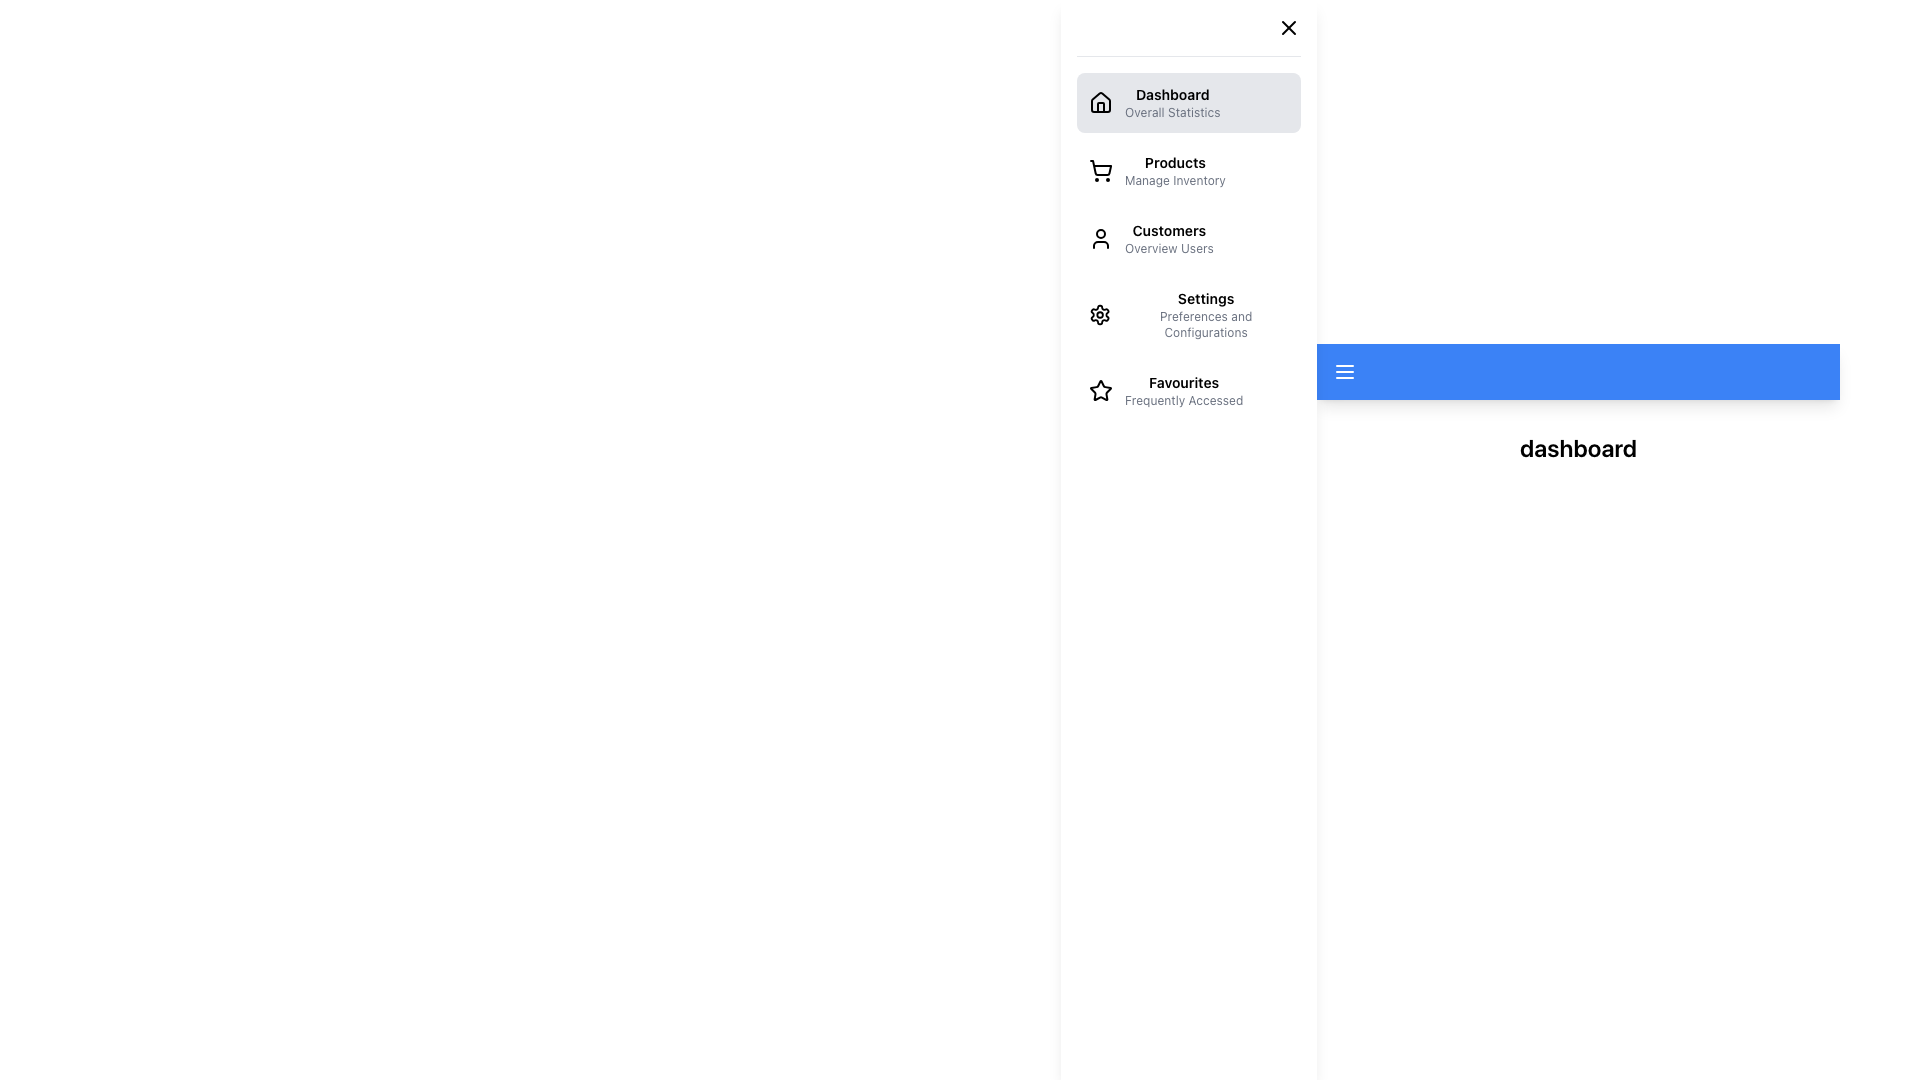  I want to click on the toggle button located in the blue rectangular header at the top-left of the interface, so click(1344, 371).